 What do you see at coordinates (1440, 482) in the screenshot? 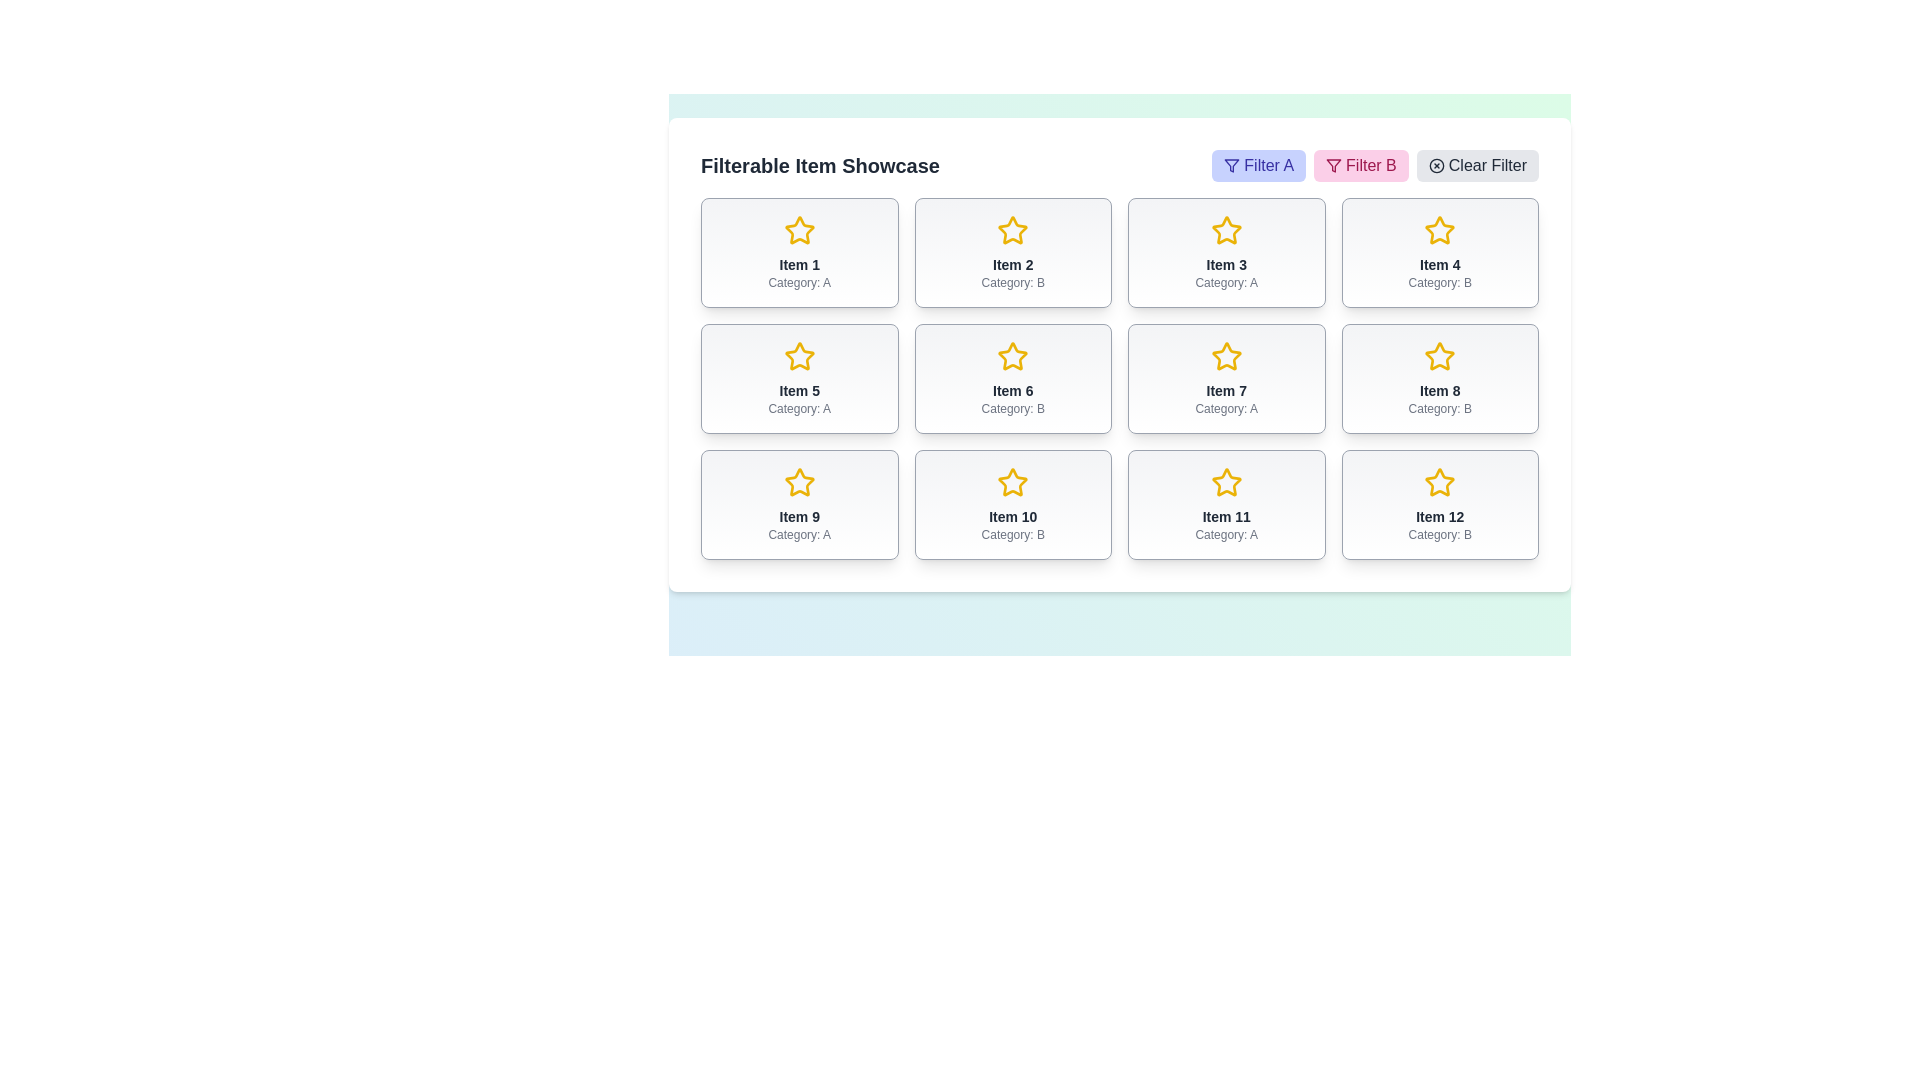
I see `the star-shaped icon with a yellow color and distinct border, located at the top-central area of the card for 'Item 12, Category B'` at bounding box center [1440, 482].